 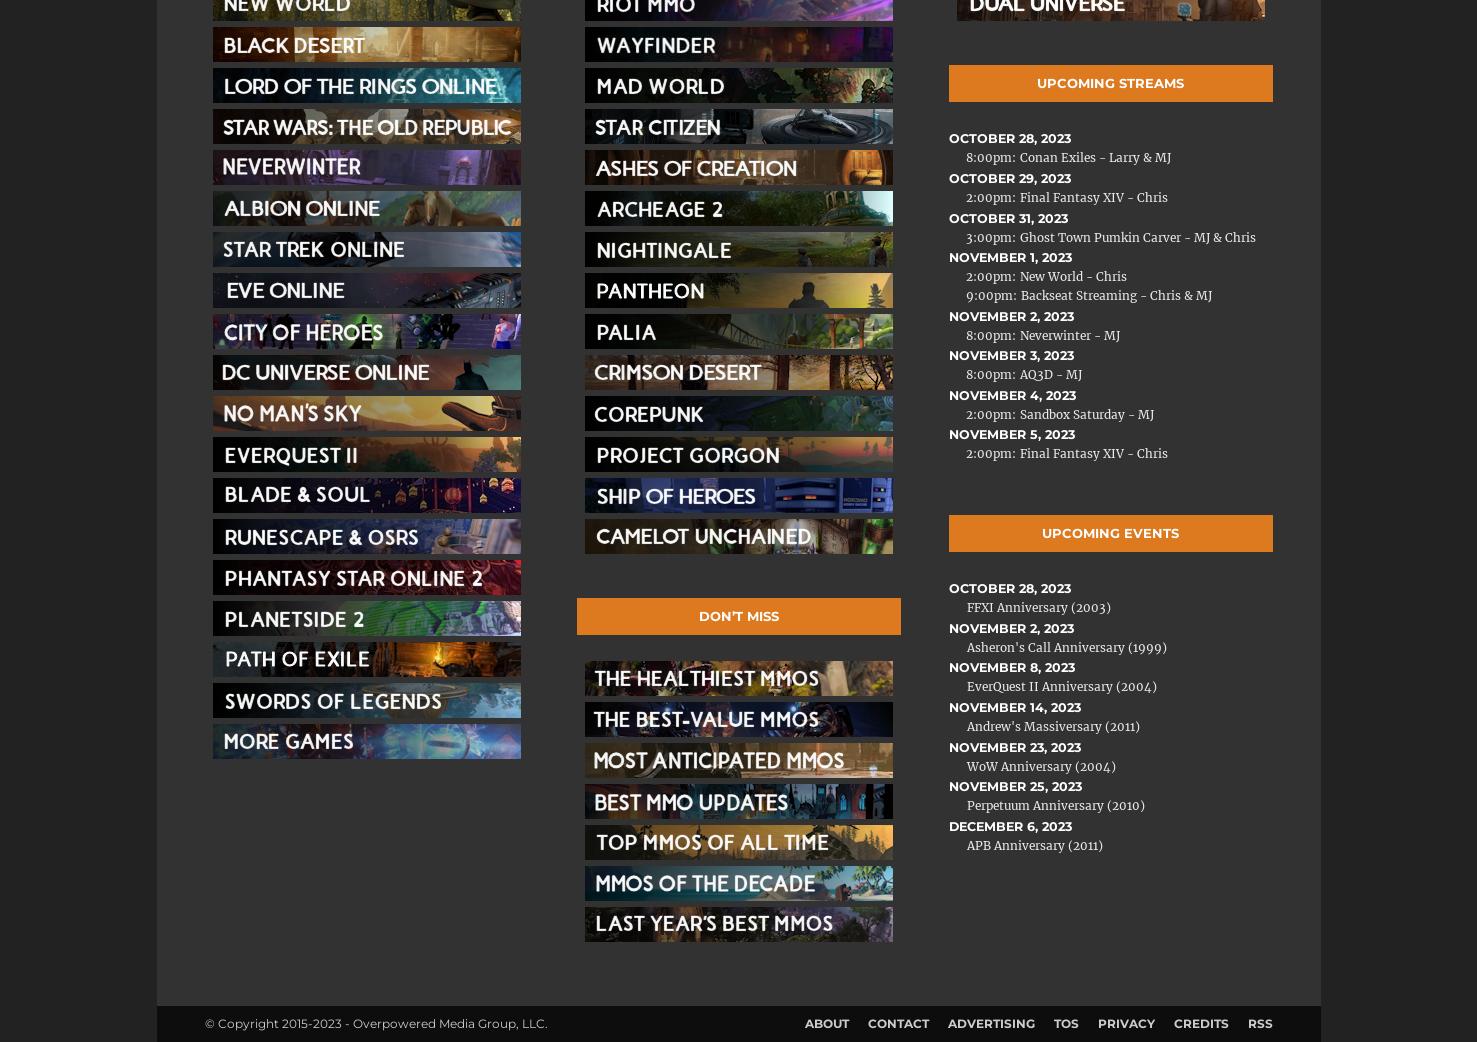 What do you see at coordinates (1033, 844) in the screenshot?
I see `'APB Anniversary (2011)'` at bounding box center [1033, 844].